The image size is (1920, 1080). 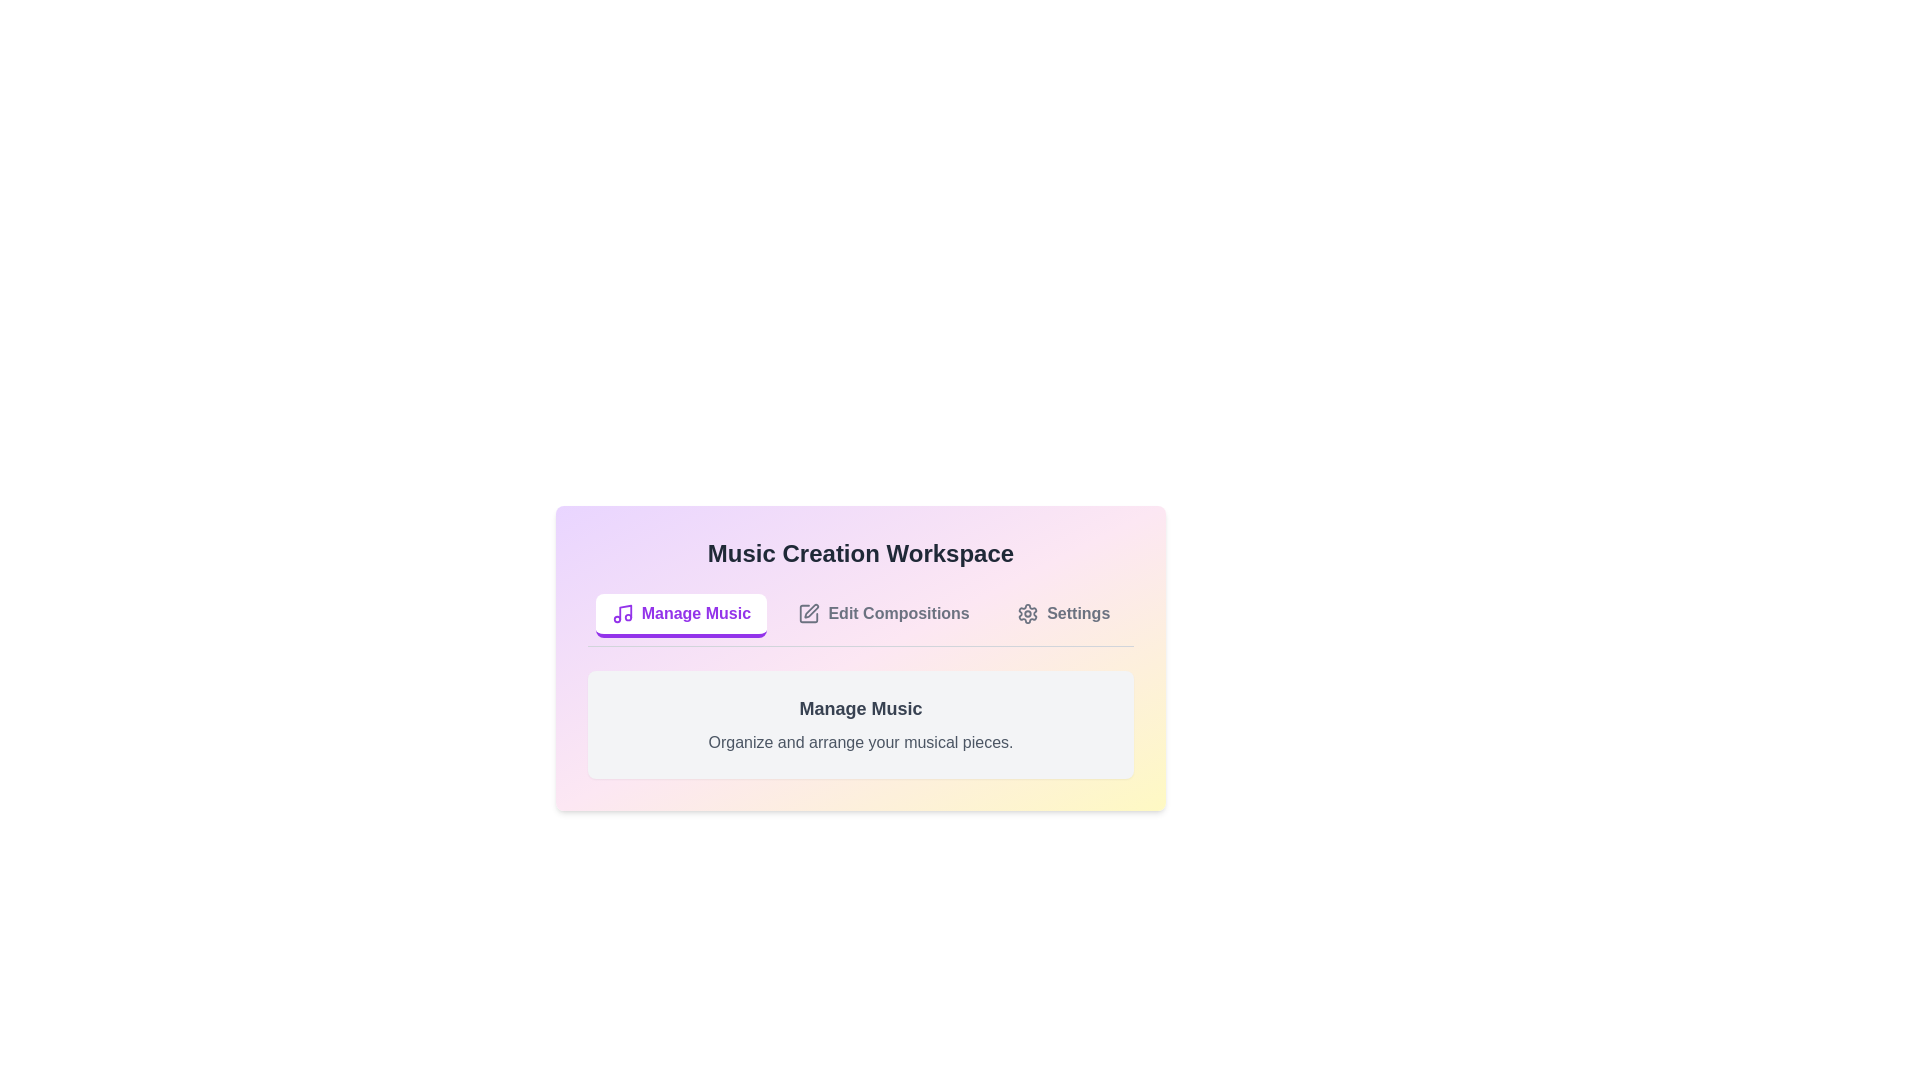 What do you see at coordinates (1061, 615) in the screenshot?
I see `the Settings tab by clicking on its respective button` at bounding box center [1061, 615].